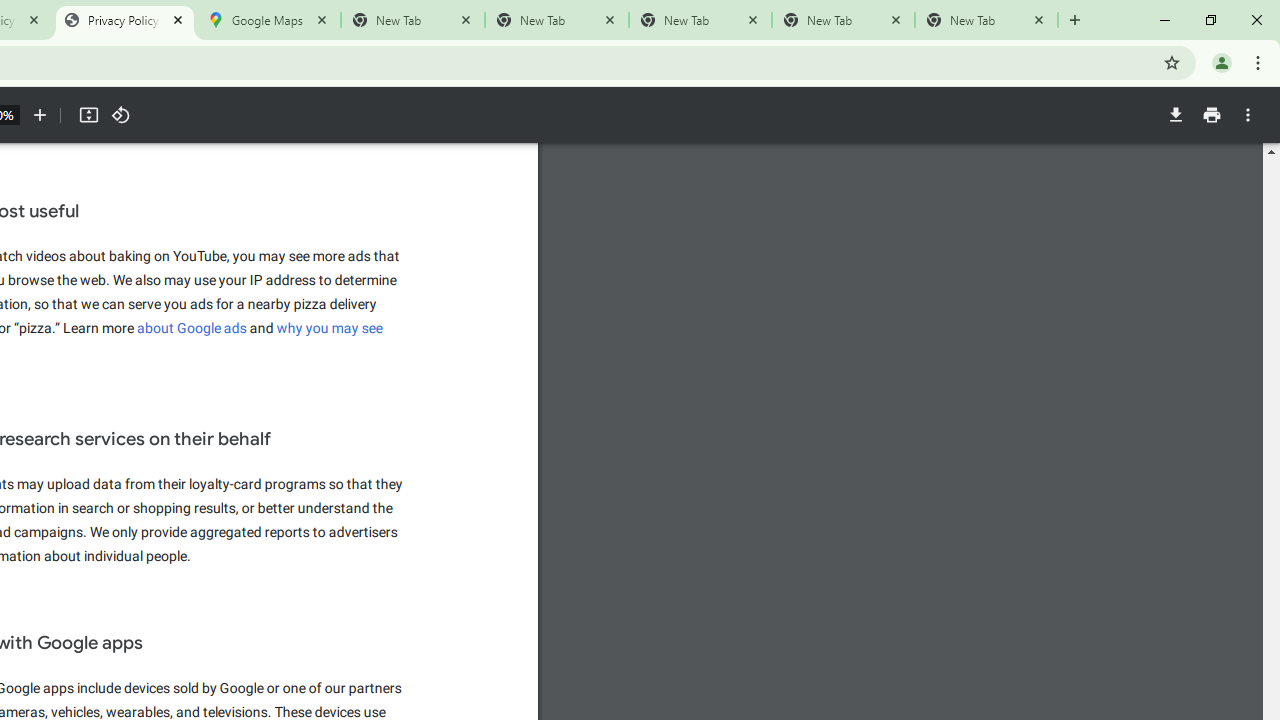  Describe the element at coordinates (267, 20) in the screenshot. I see `'Google Maps'` at that location.